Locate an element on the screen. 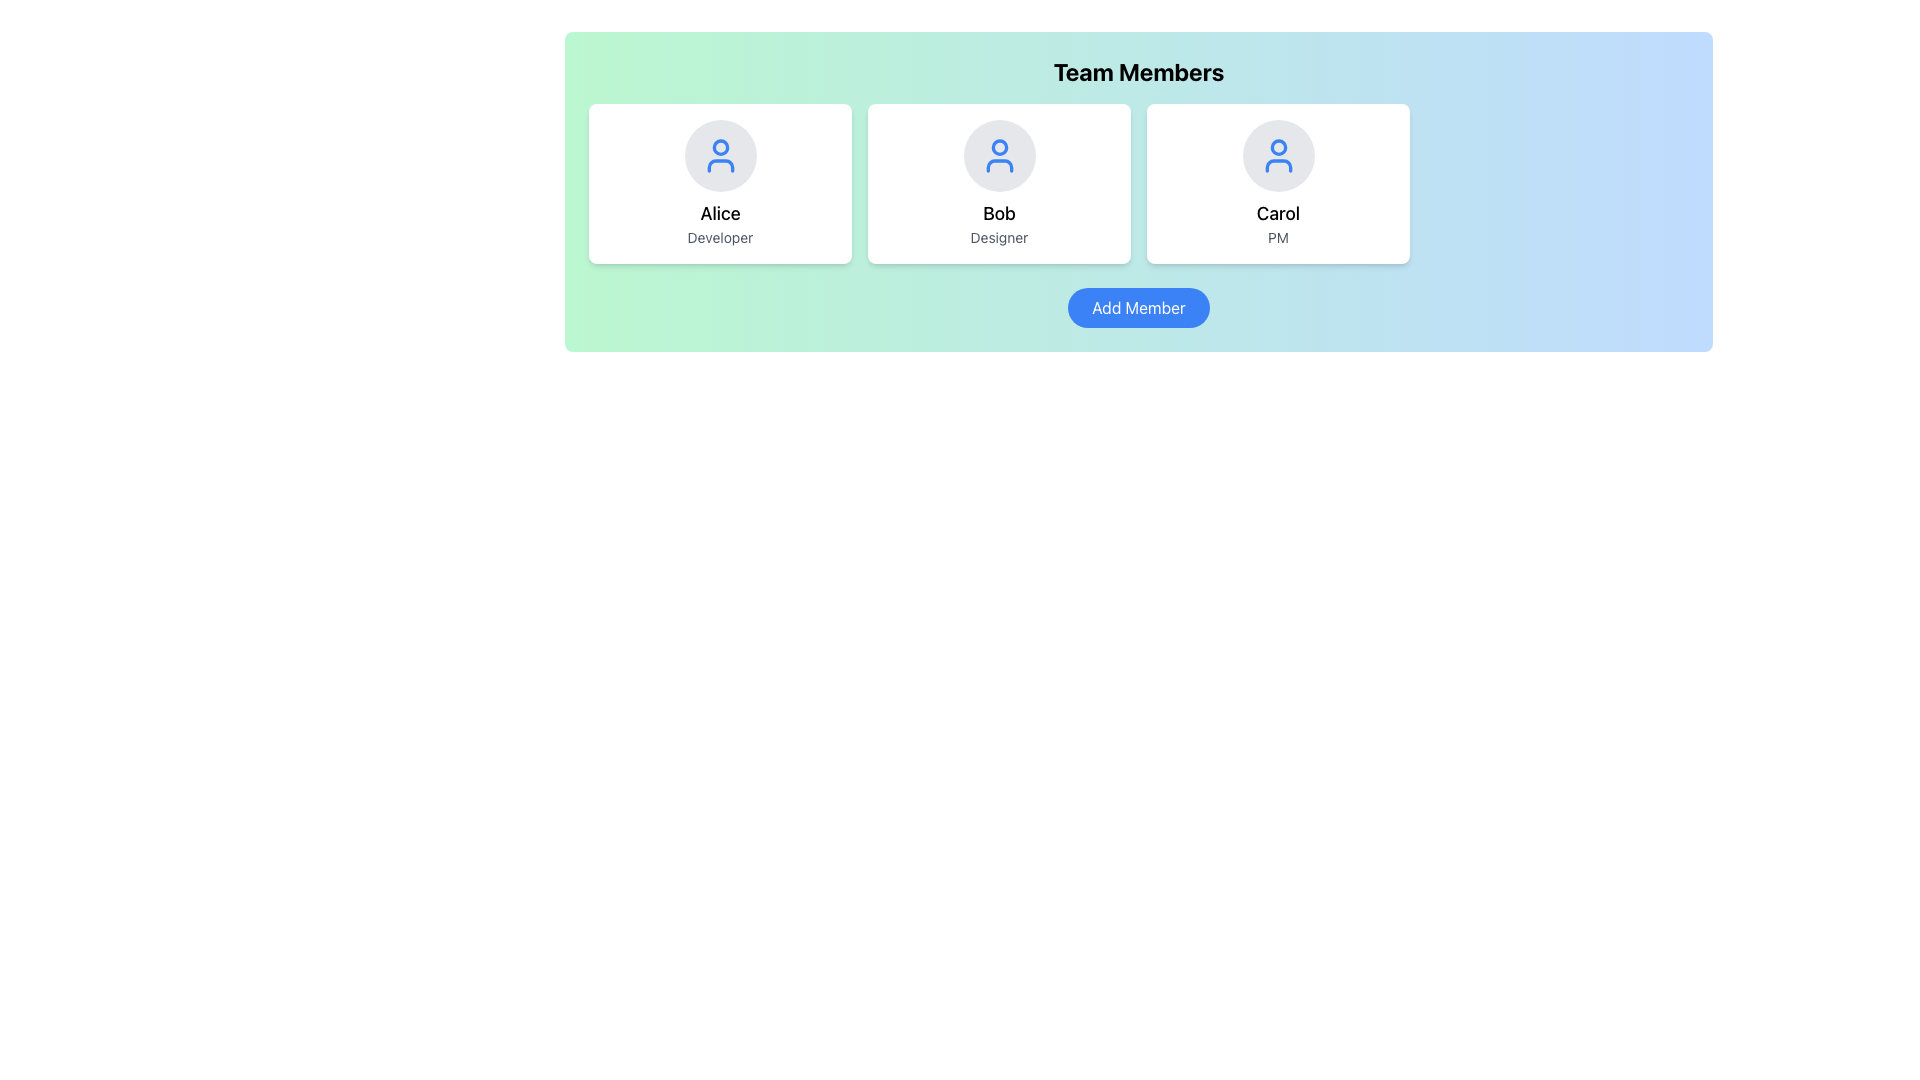 The image size is (1920, 1080). text content of the 'Developer' text label, which is styled in gray and located below the name 'Alice' within a card component is located at coordinates (720, 237).